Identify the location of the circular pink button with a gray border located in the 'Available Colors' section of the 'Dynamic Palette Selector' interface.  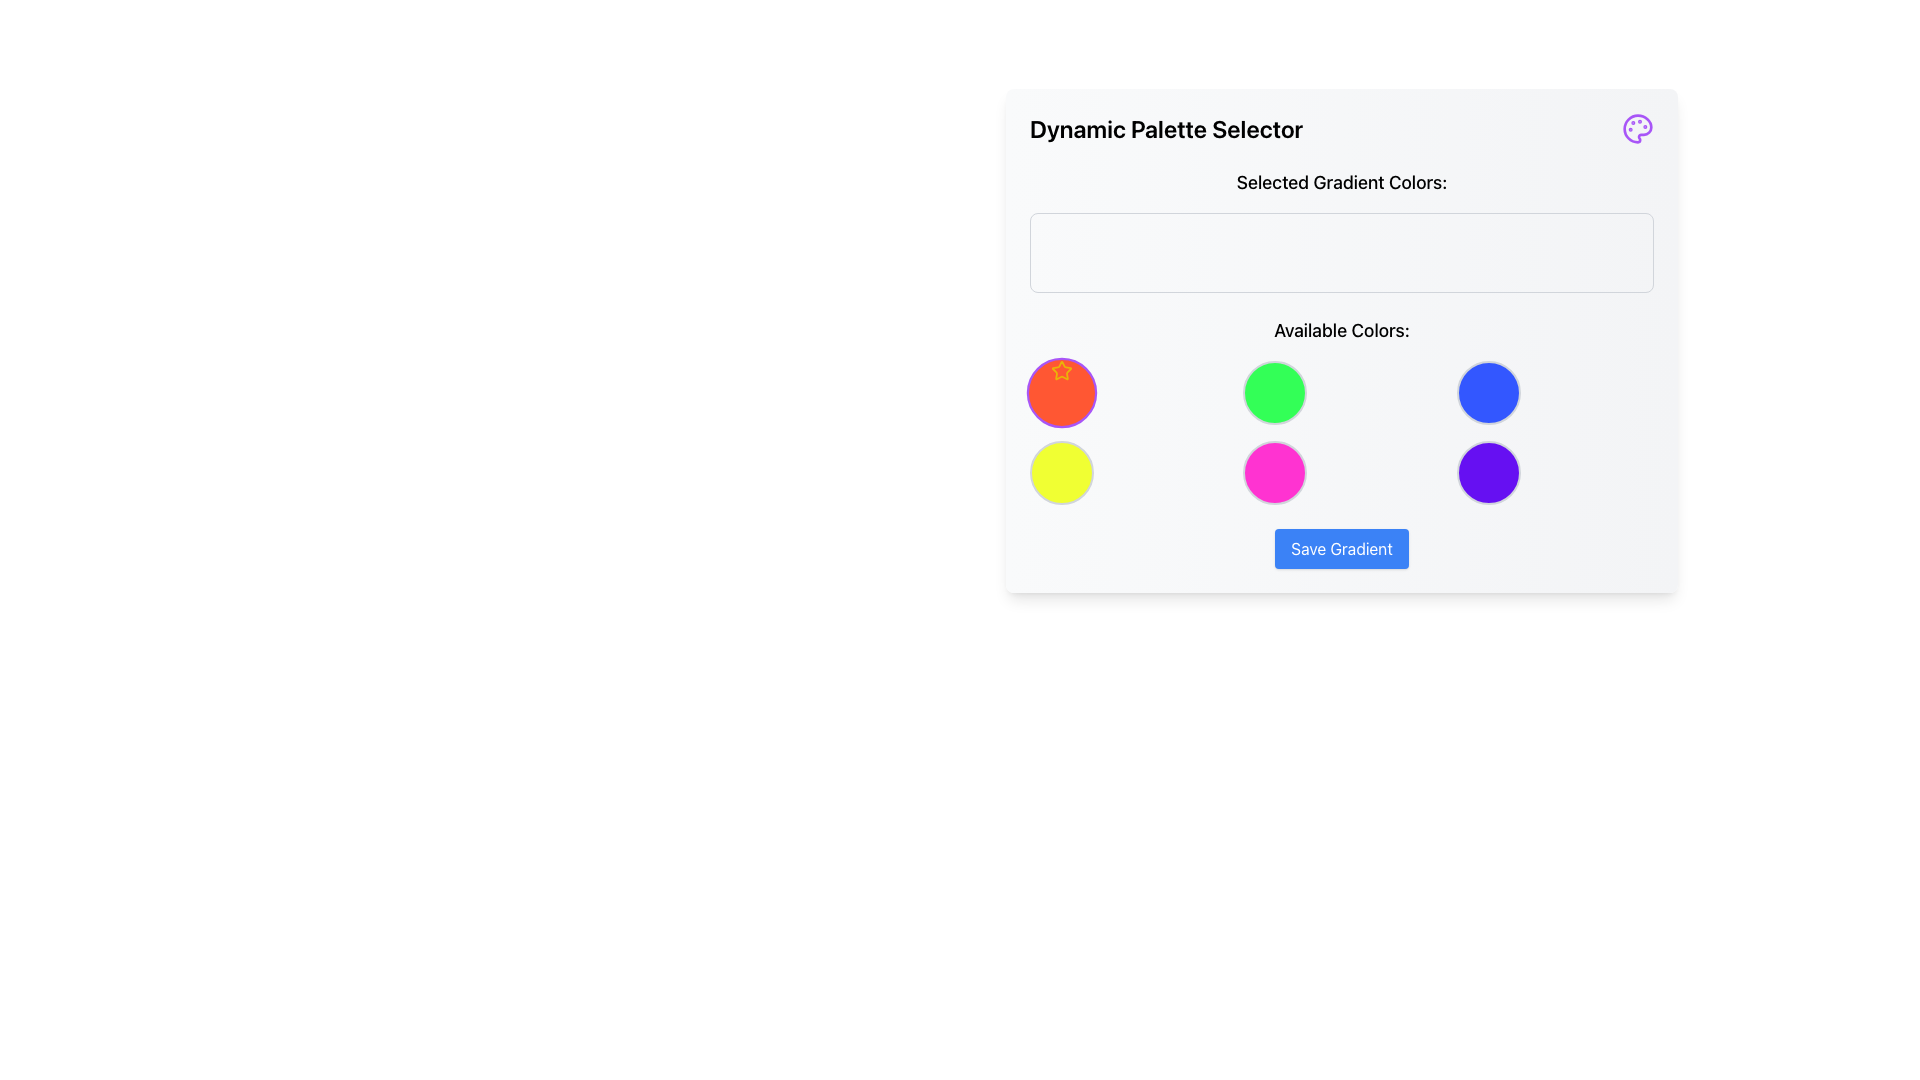
(1274, 473).